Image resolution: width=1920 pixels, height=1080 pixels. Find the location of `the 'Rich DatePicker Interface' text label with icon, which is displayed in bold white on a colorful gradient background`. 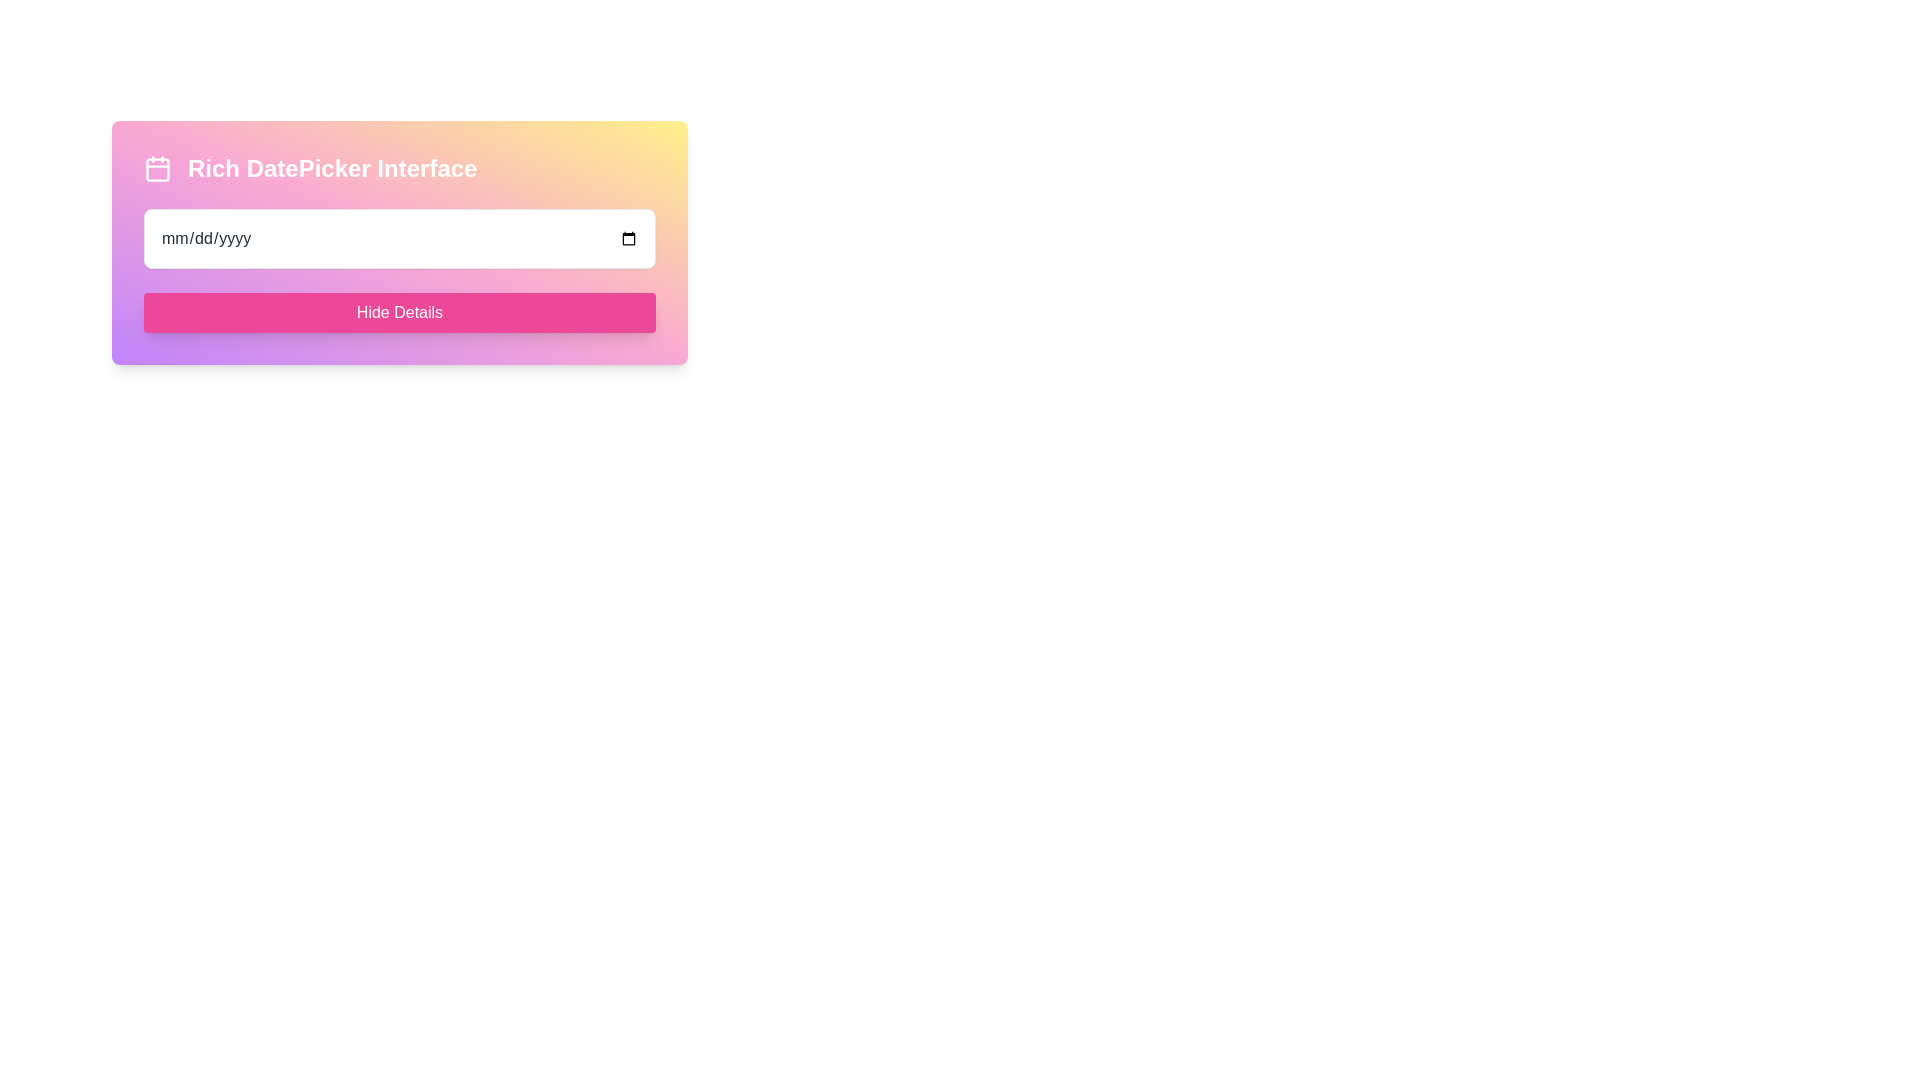

the 'Rich DatePicker Interface' text label with icon, which is displayed in bold white on a colorful gradient background is located at coordinates (399, 168).